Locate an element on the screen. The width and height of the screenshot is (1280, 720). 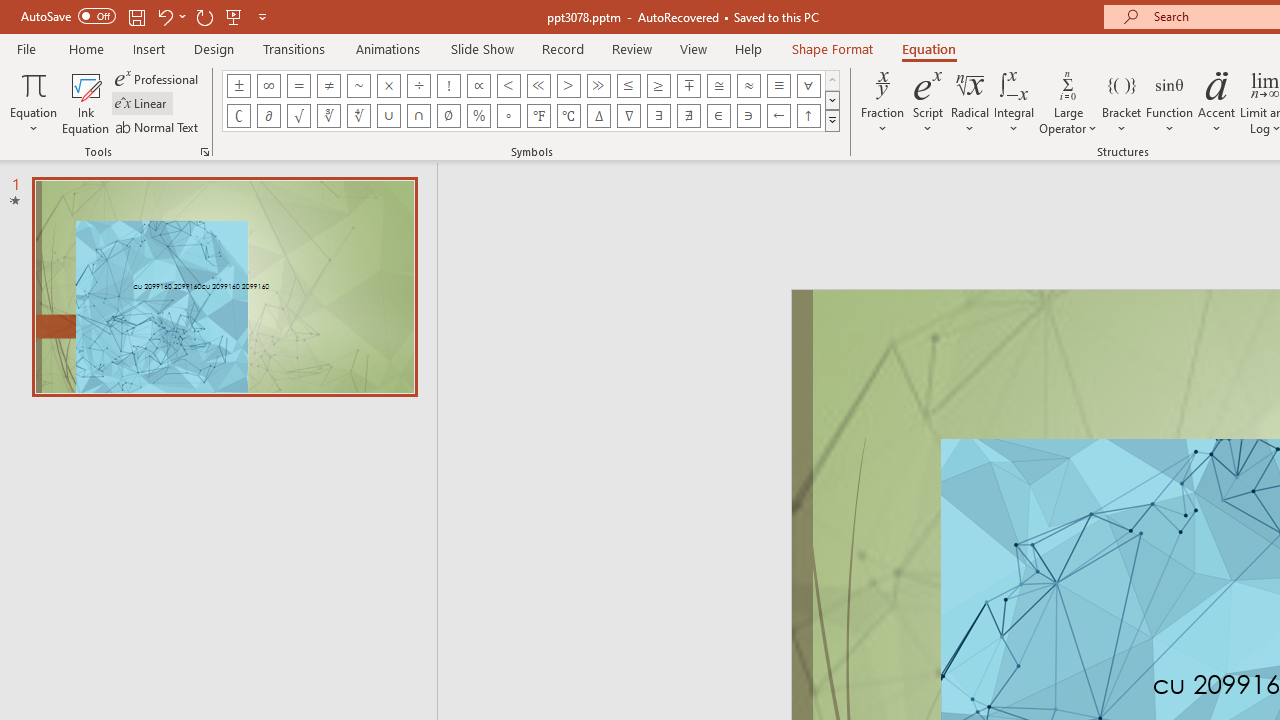
'Equation Symbol Infinity' is located at coordinates (267, 85).